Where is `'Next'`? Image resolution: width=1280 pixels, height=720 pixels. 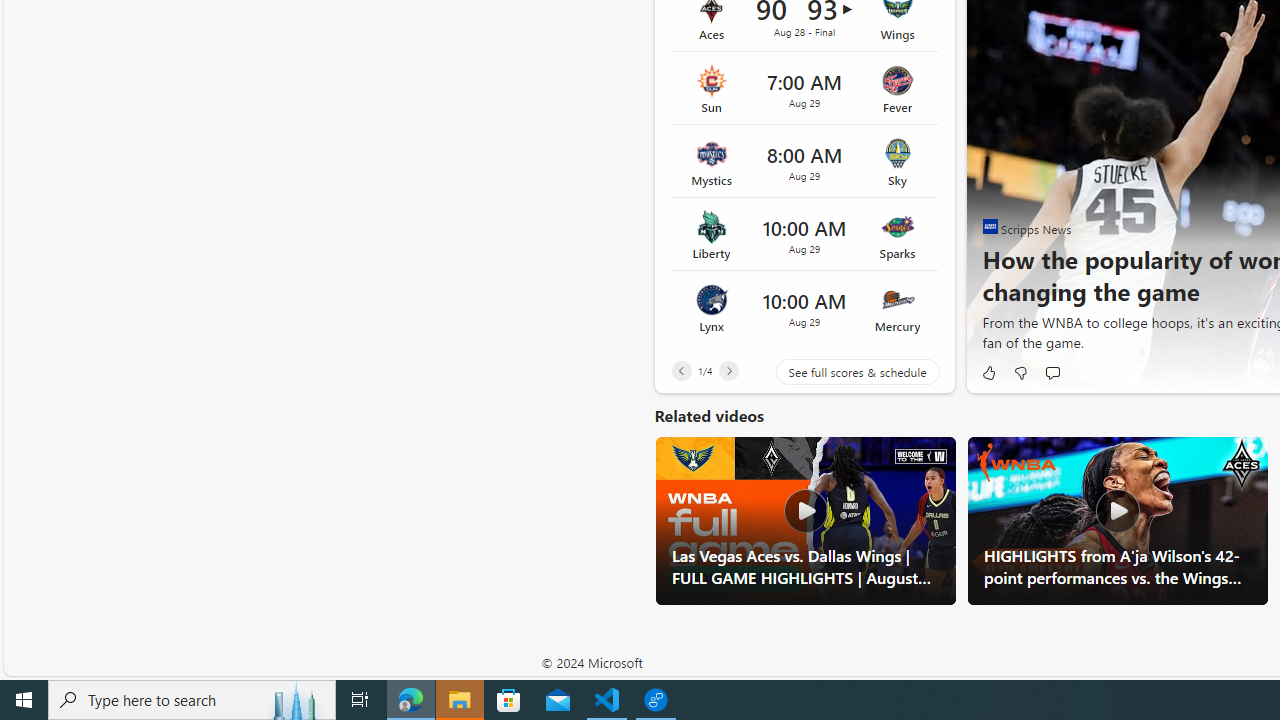 'Next' is located at coordinates (727, 370).